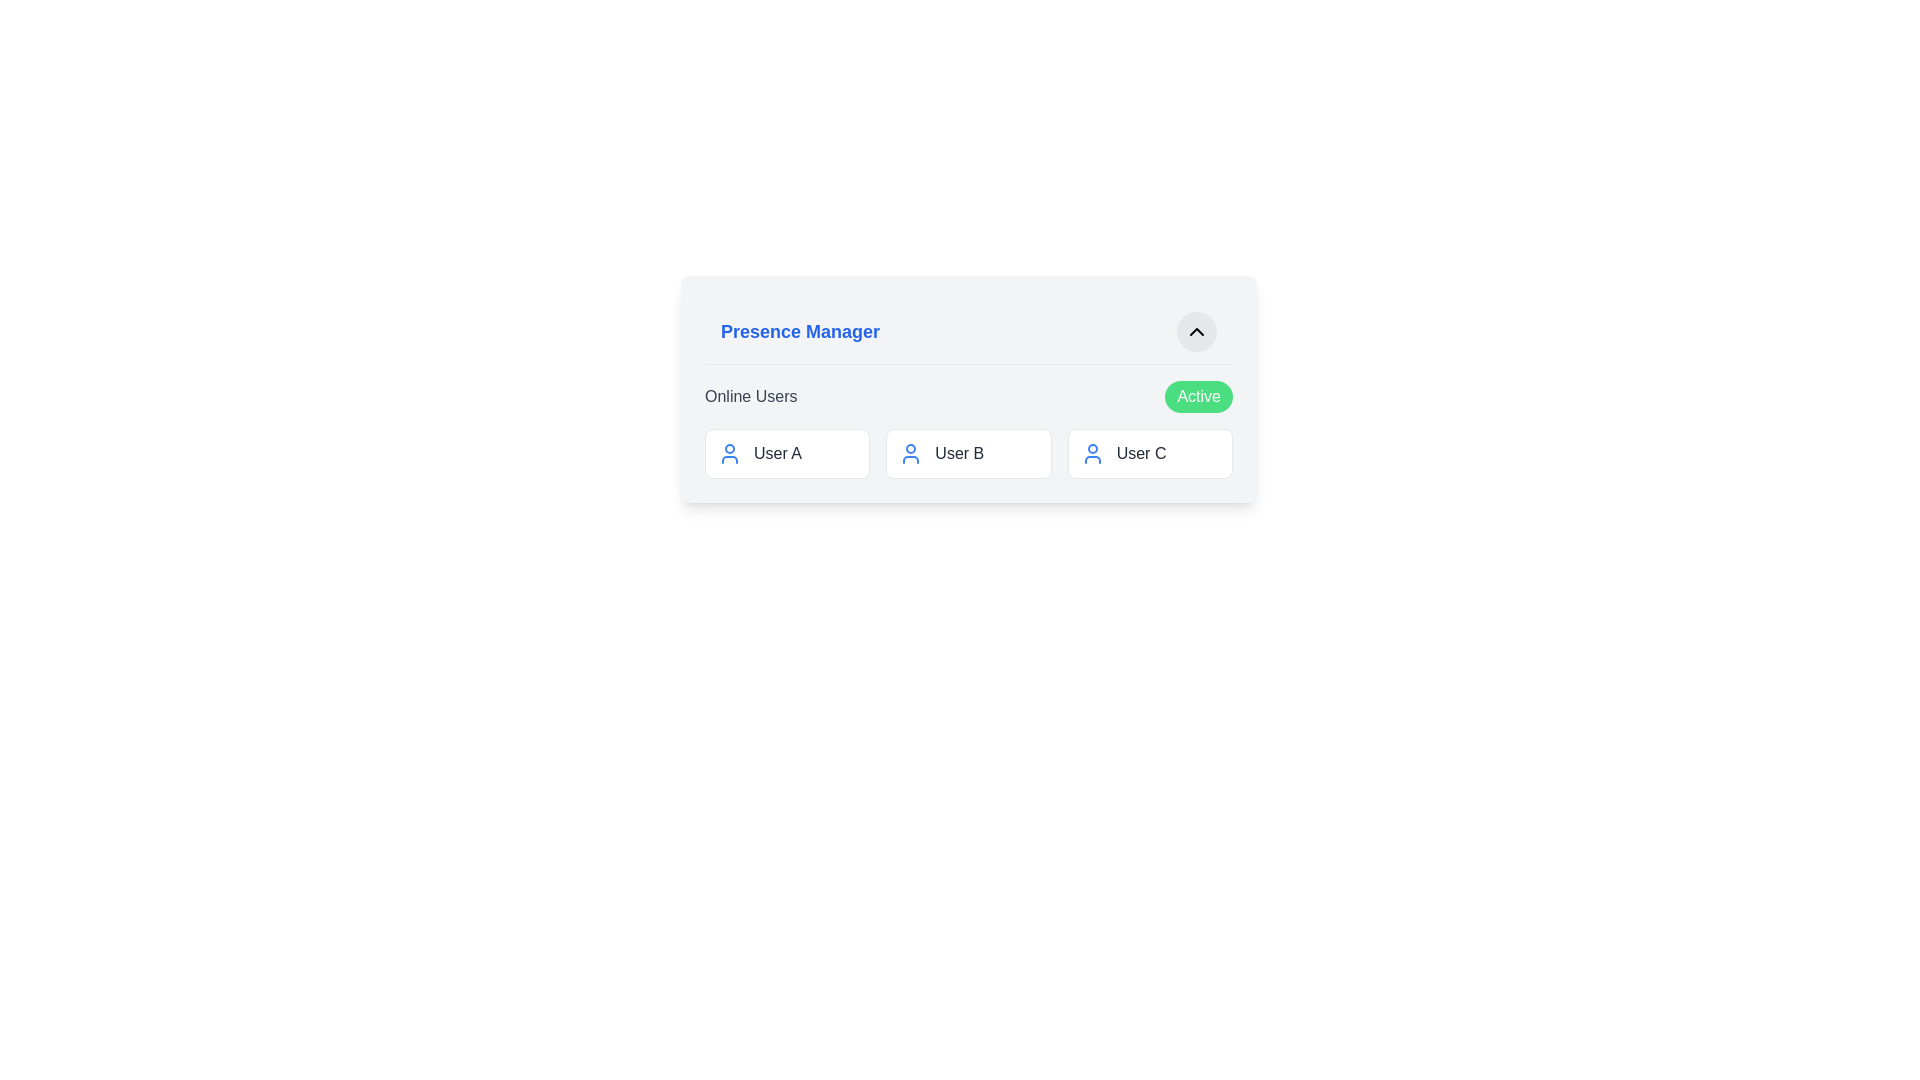 The height and width of the screenshot is (1080, 1920). I want to click on the user information card labeled 'User A', which is the leftmost card in a grid of three, featuring a user icon and medium gray text, so click(786, 454).